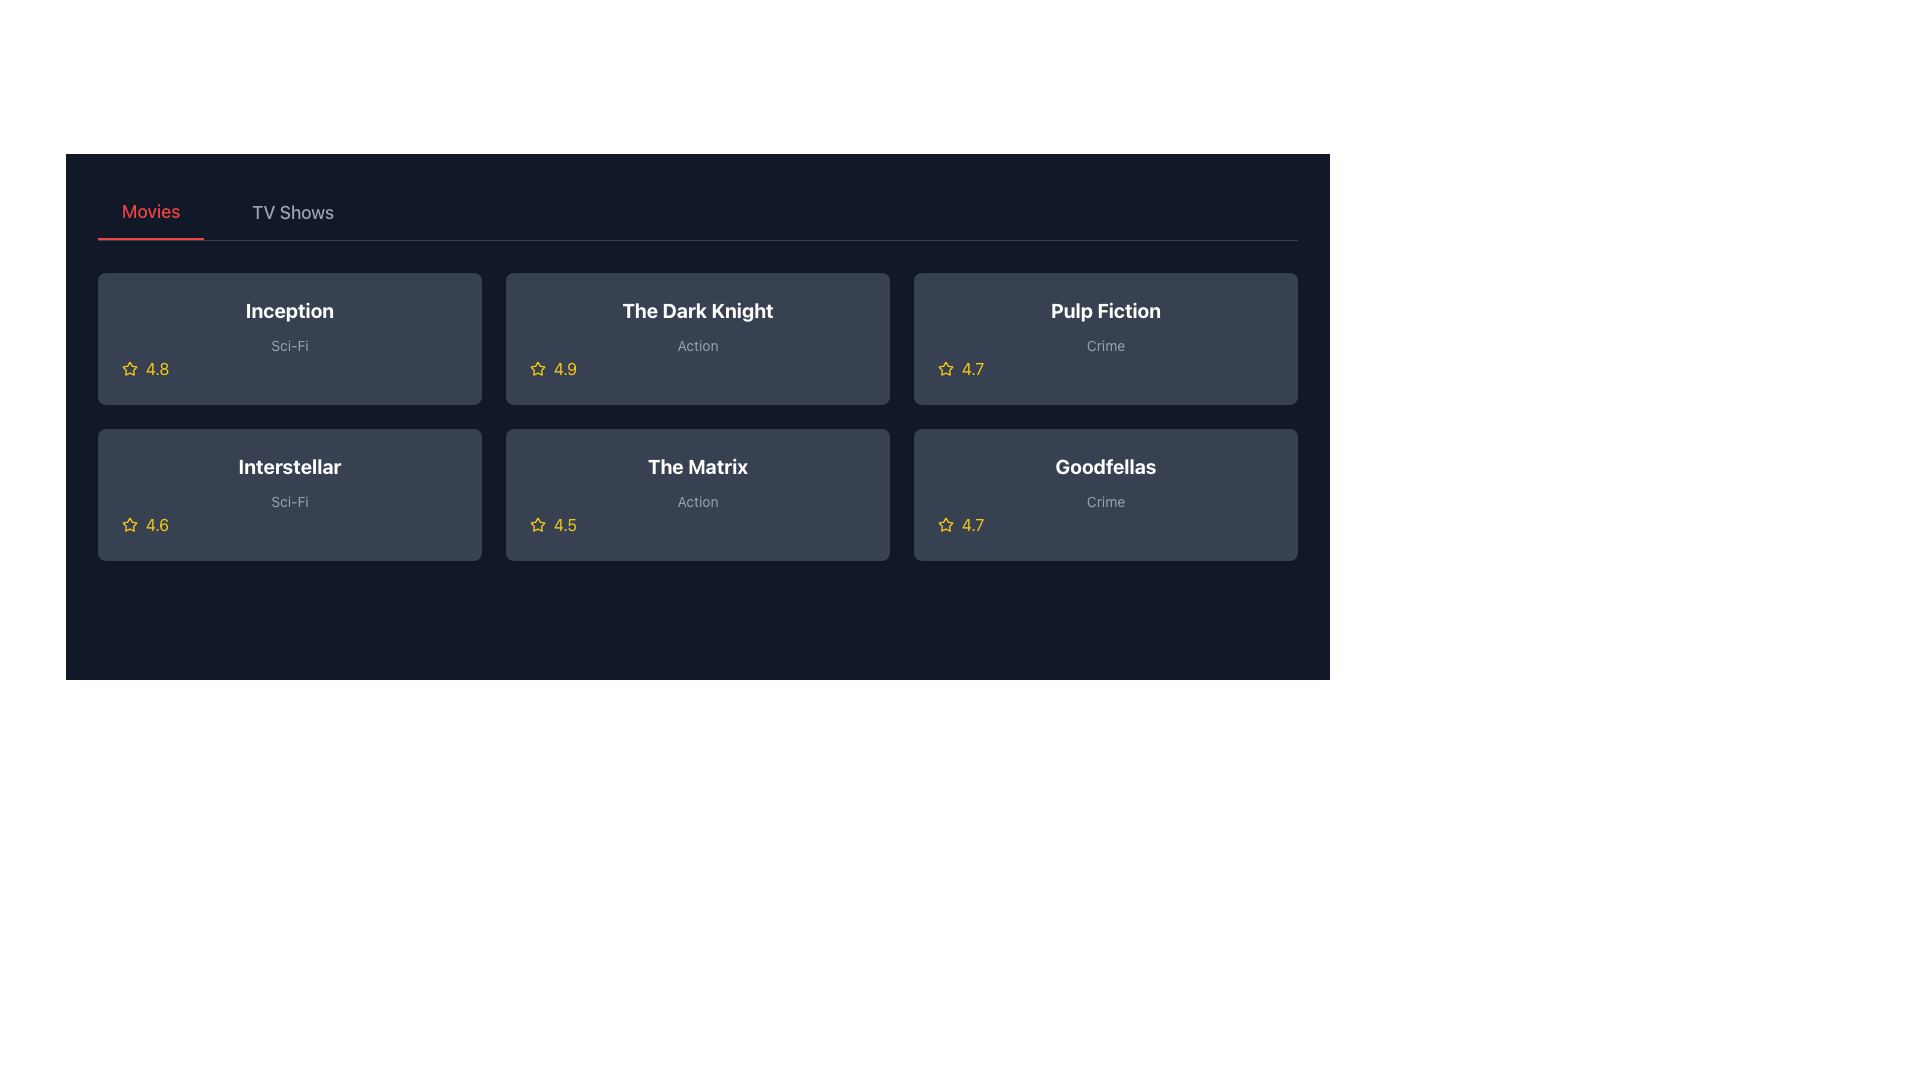  What do you see at coordinates (697, 344) in the screenshot?
I see `the text label displaying 'Action' which is located below 'The Dark Knight' in the second movie card of the top card row` at bounding box center [697, 344].